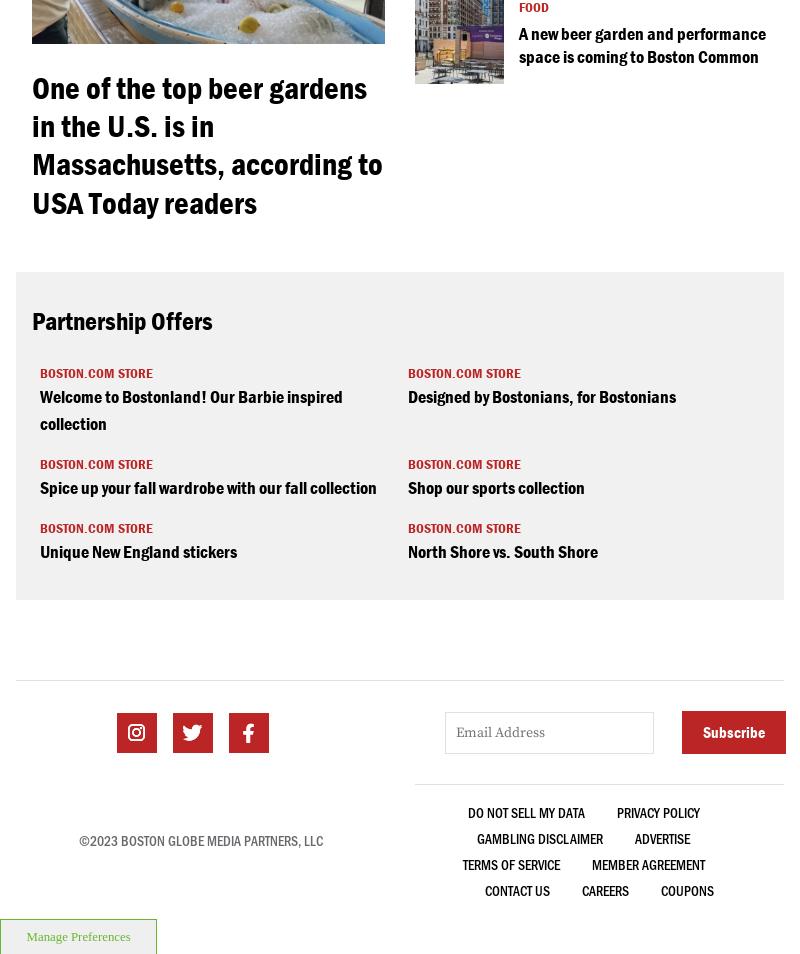 The width and height of the screenshot is (800, 954). Describe the element at coordinates (138, 550) in the screenshot. I see `'Unique New England stickers'` at that location.